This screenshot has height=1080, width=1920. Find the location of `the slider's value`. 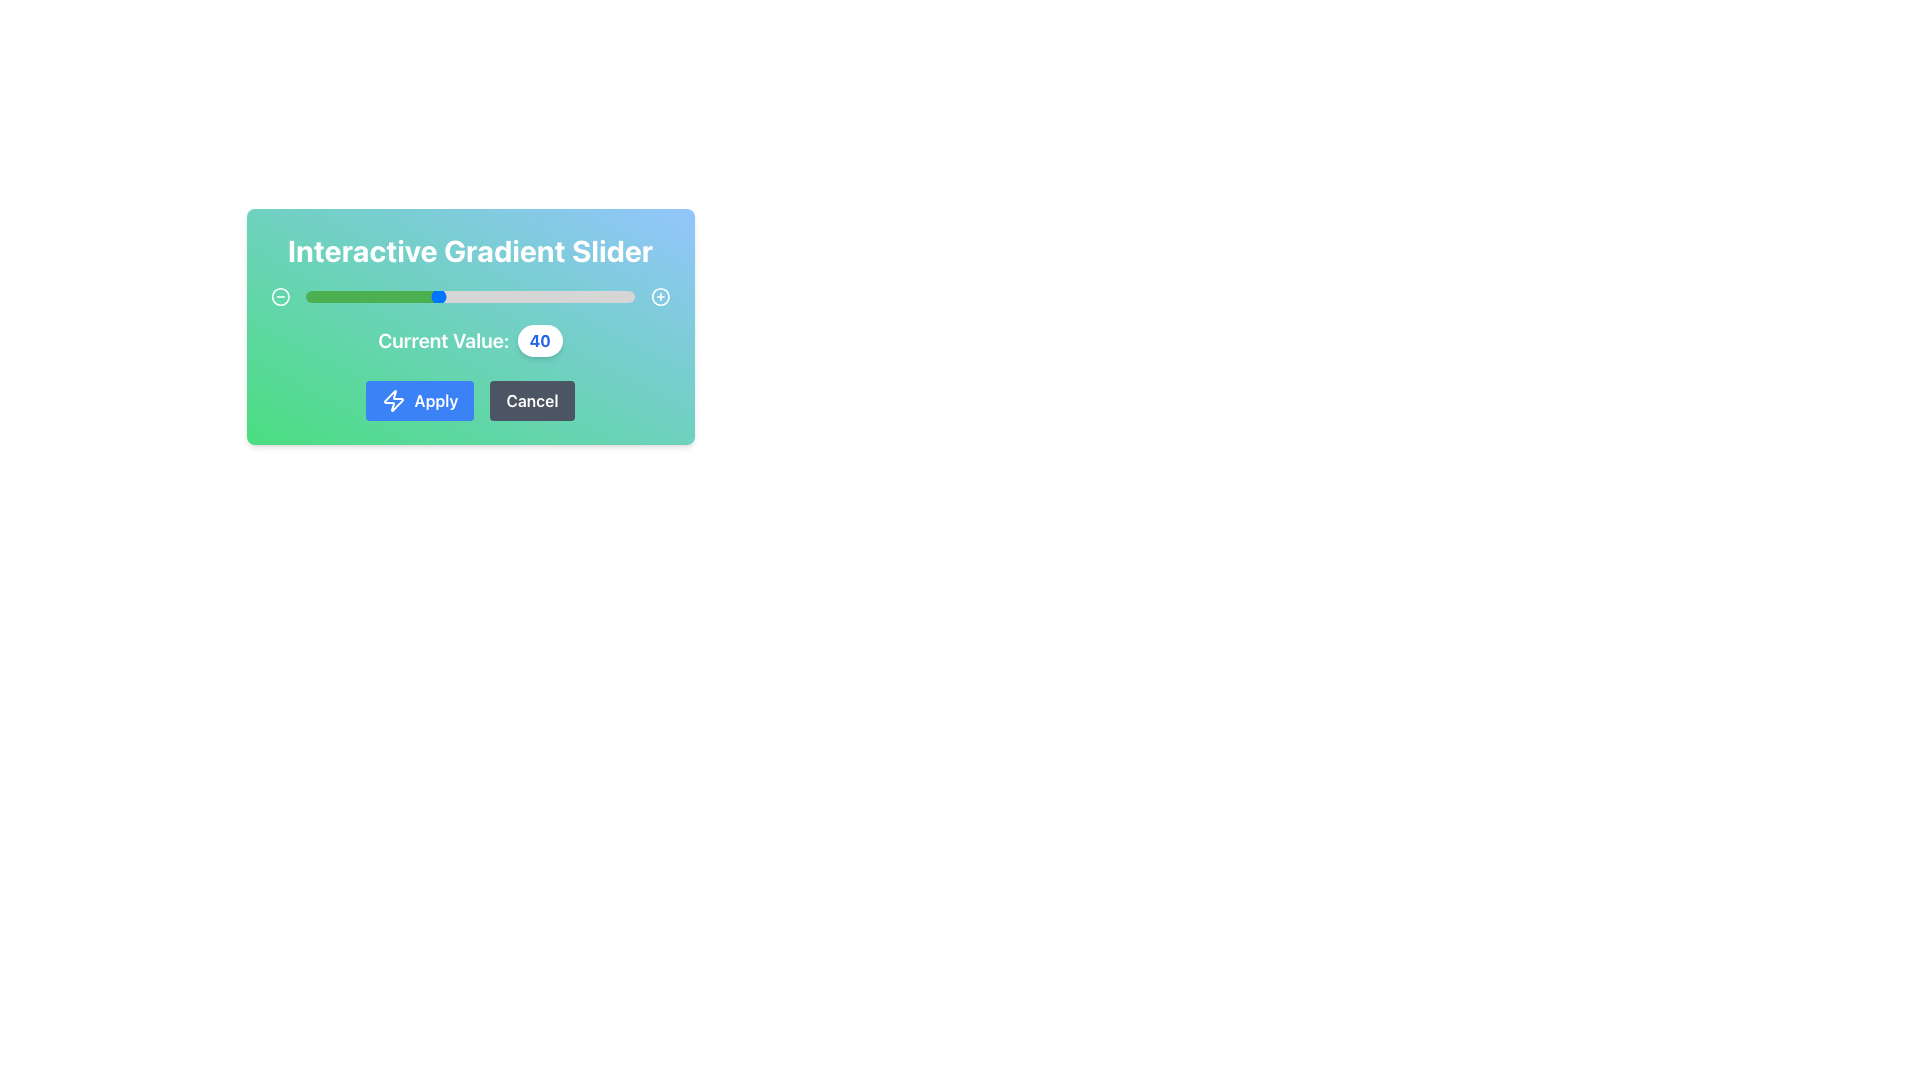

the slider's value is located at coordinates (410, 297).